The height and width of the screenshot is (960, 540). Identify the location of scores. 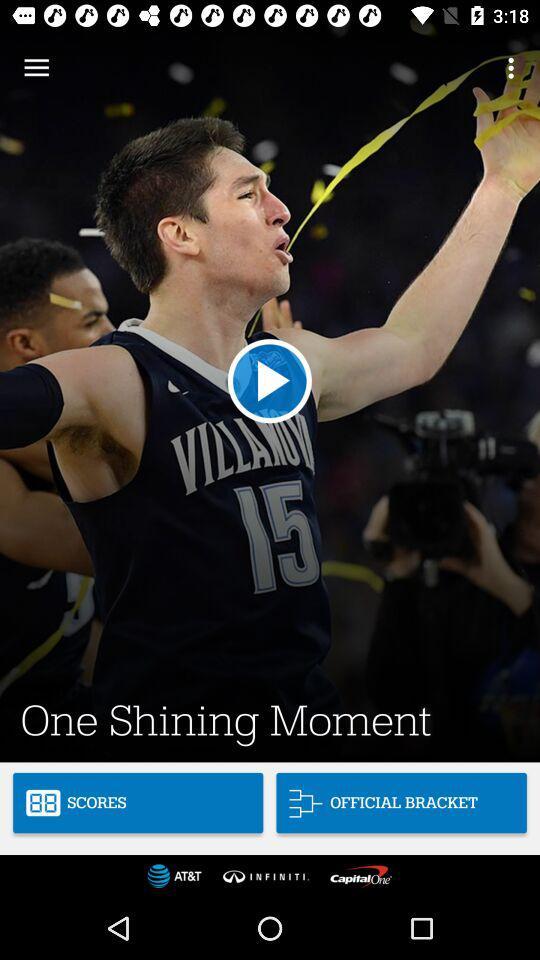
(137, 803).